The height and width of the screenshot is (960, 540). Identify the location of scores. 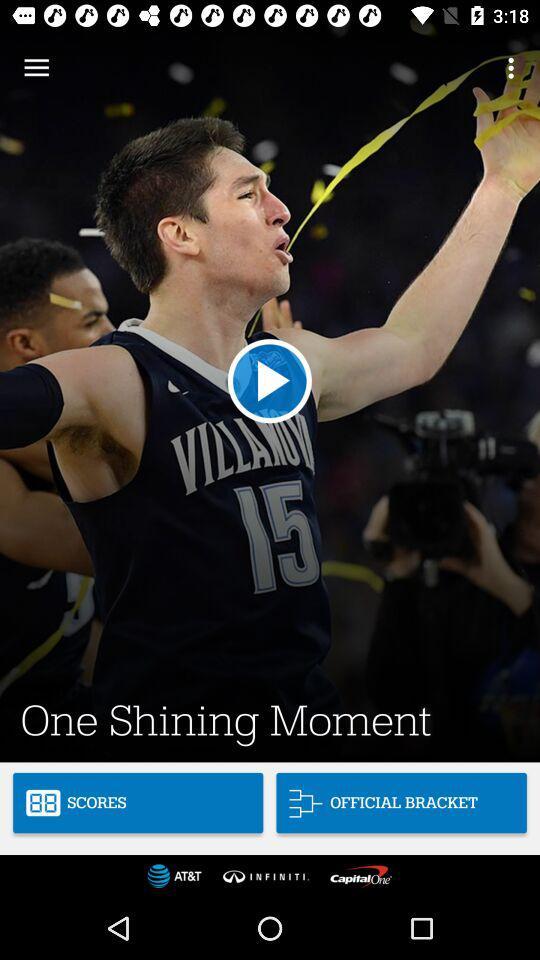
(137, 803).